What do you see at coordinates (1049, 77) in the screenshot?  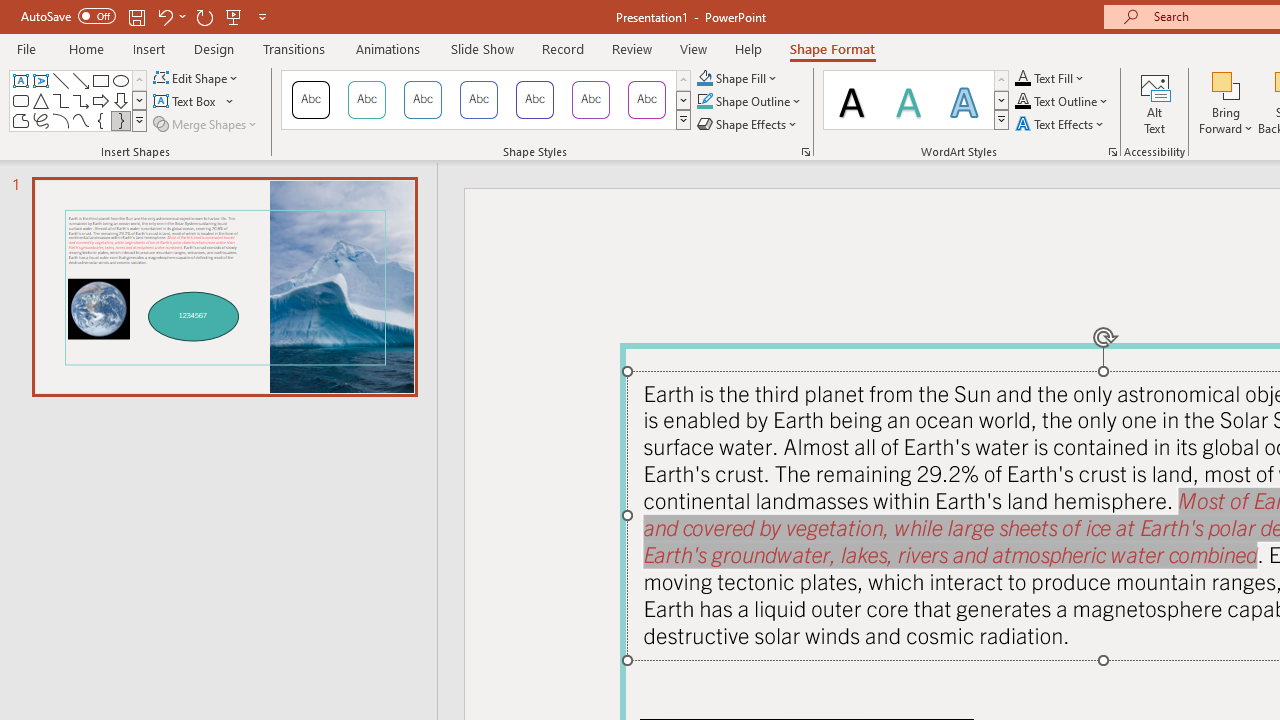 I see `'Text Fill'` at bounding box center [1049, 77].